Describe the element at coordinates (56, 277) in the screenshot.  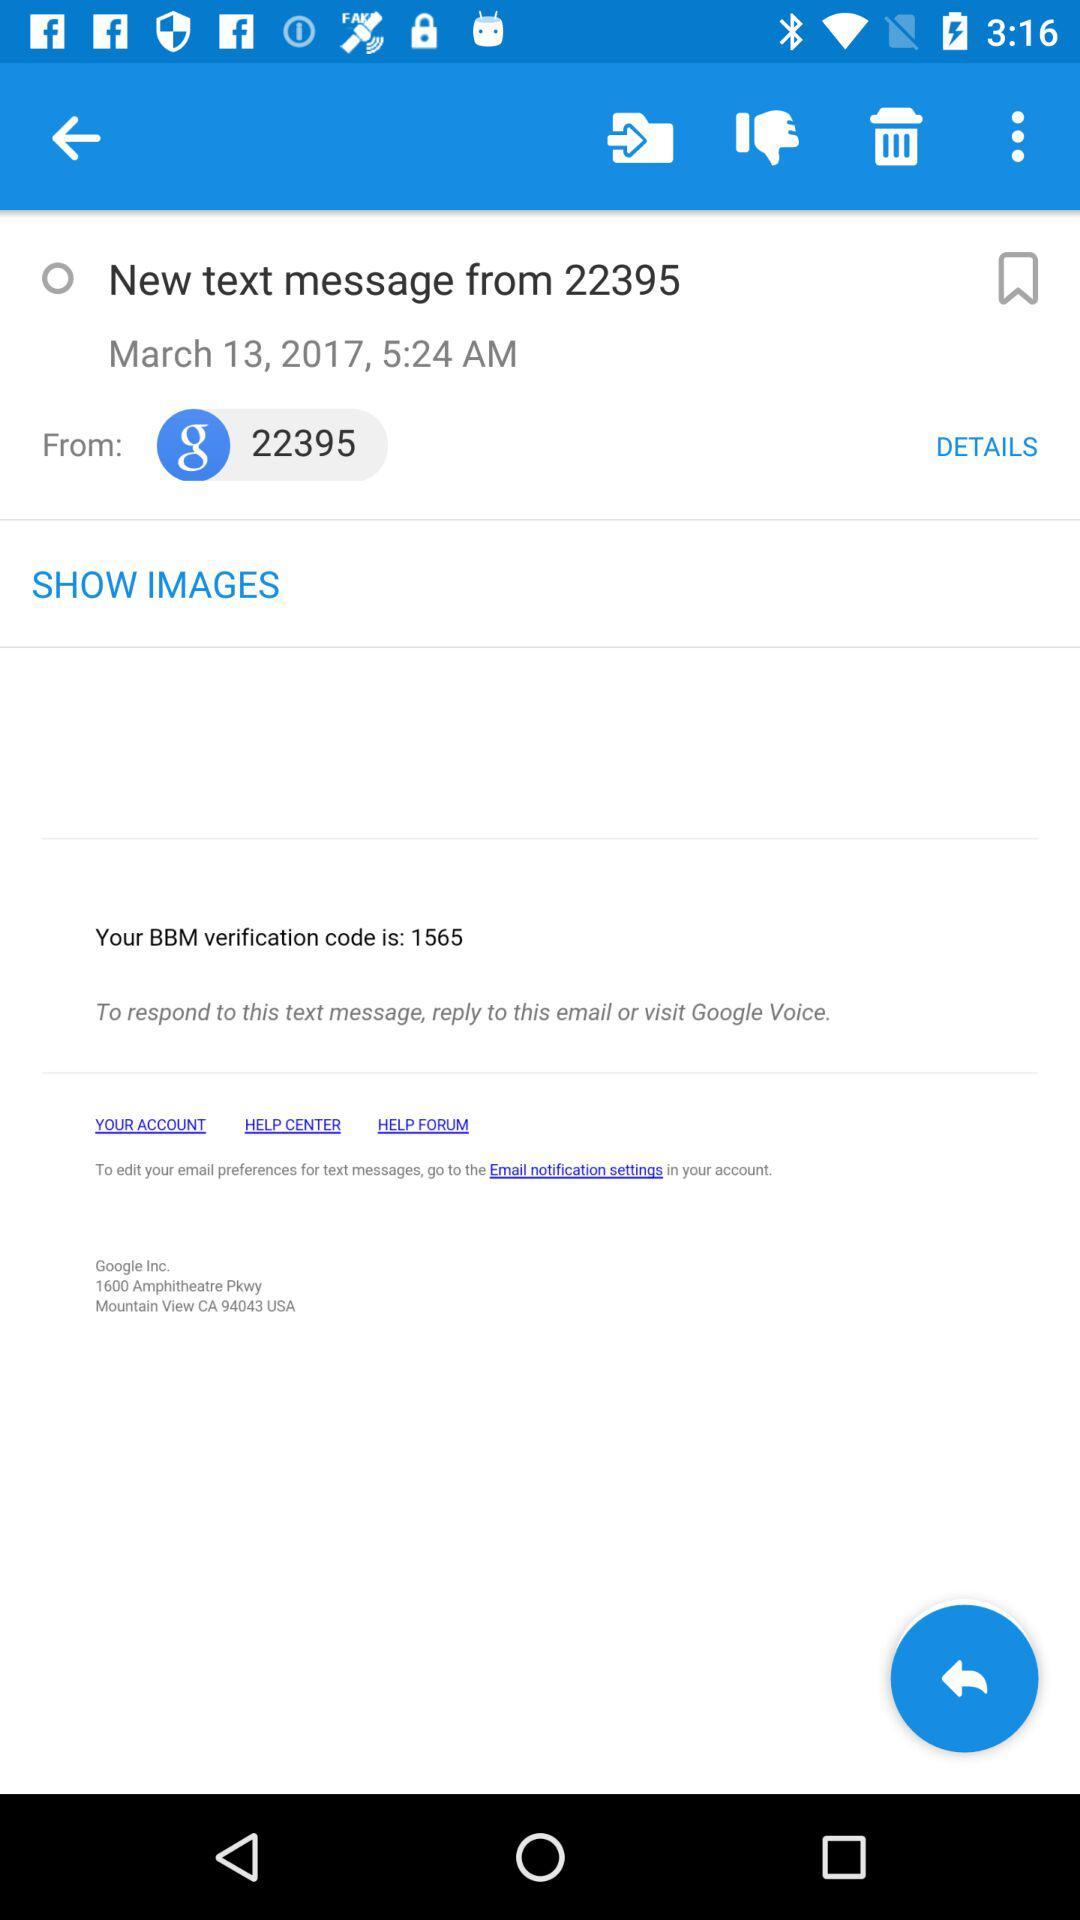
I see `option` at that location.